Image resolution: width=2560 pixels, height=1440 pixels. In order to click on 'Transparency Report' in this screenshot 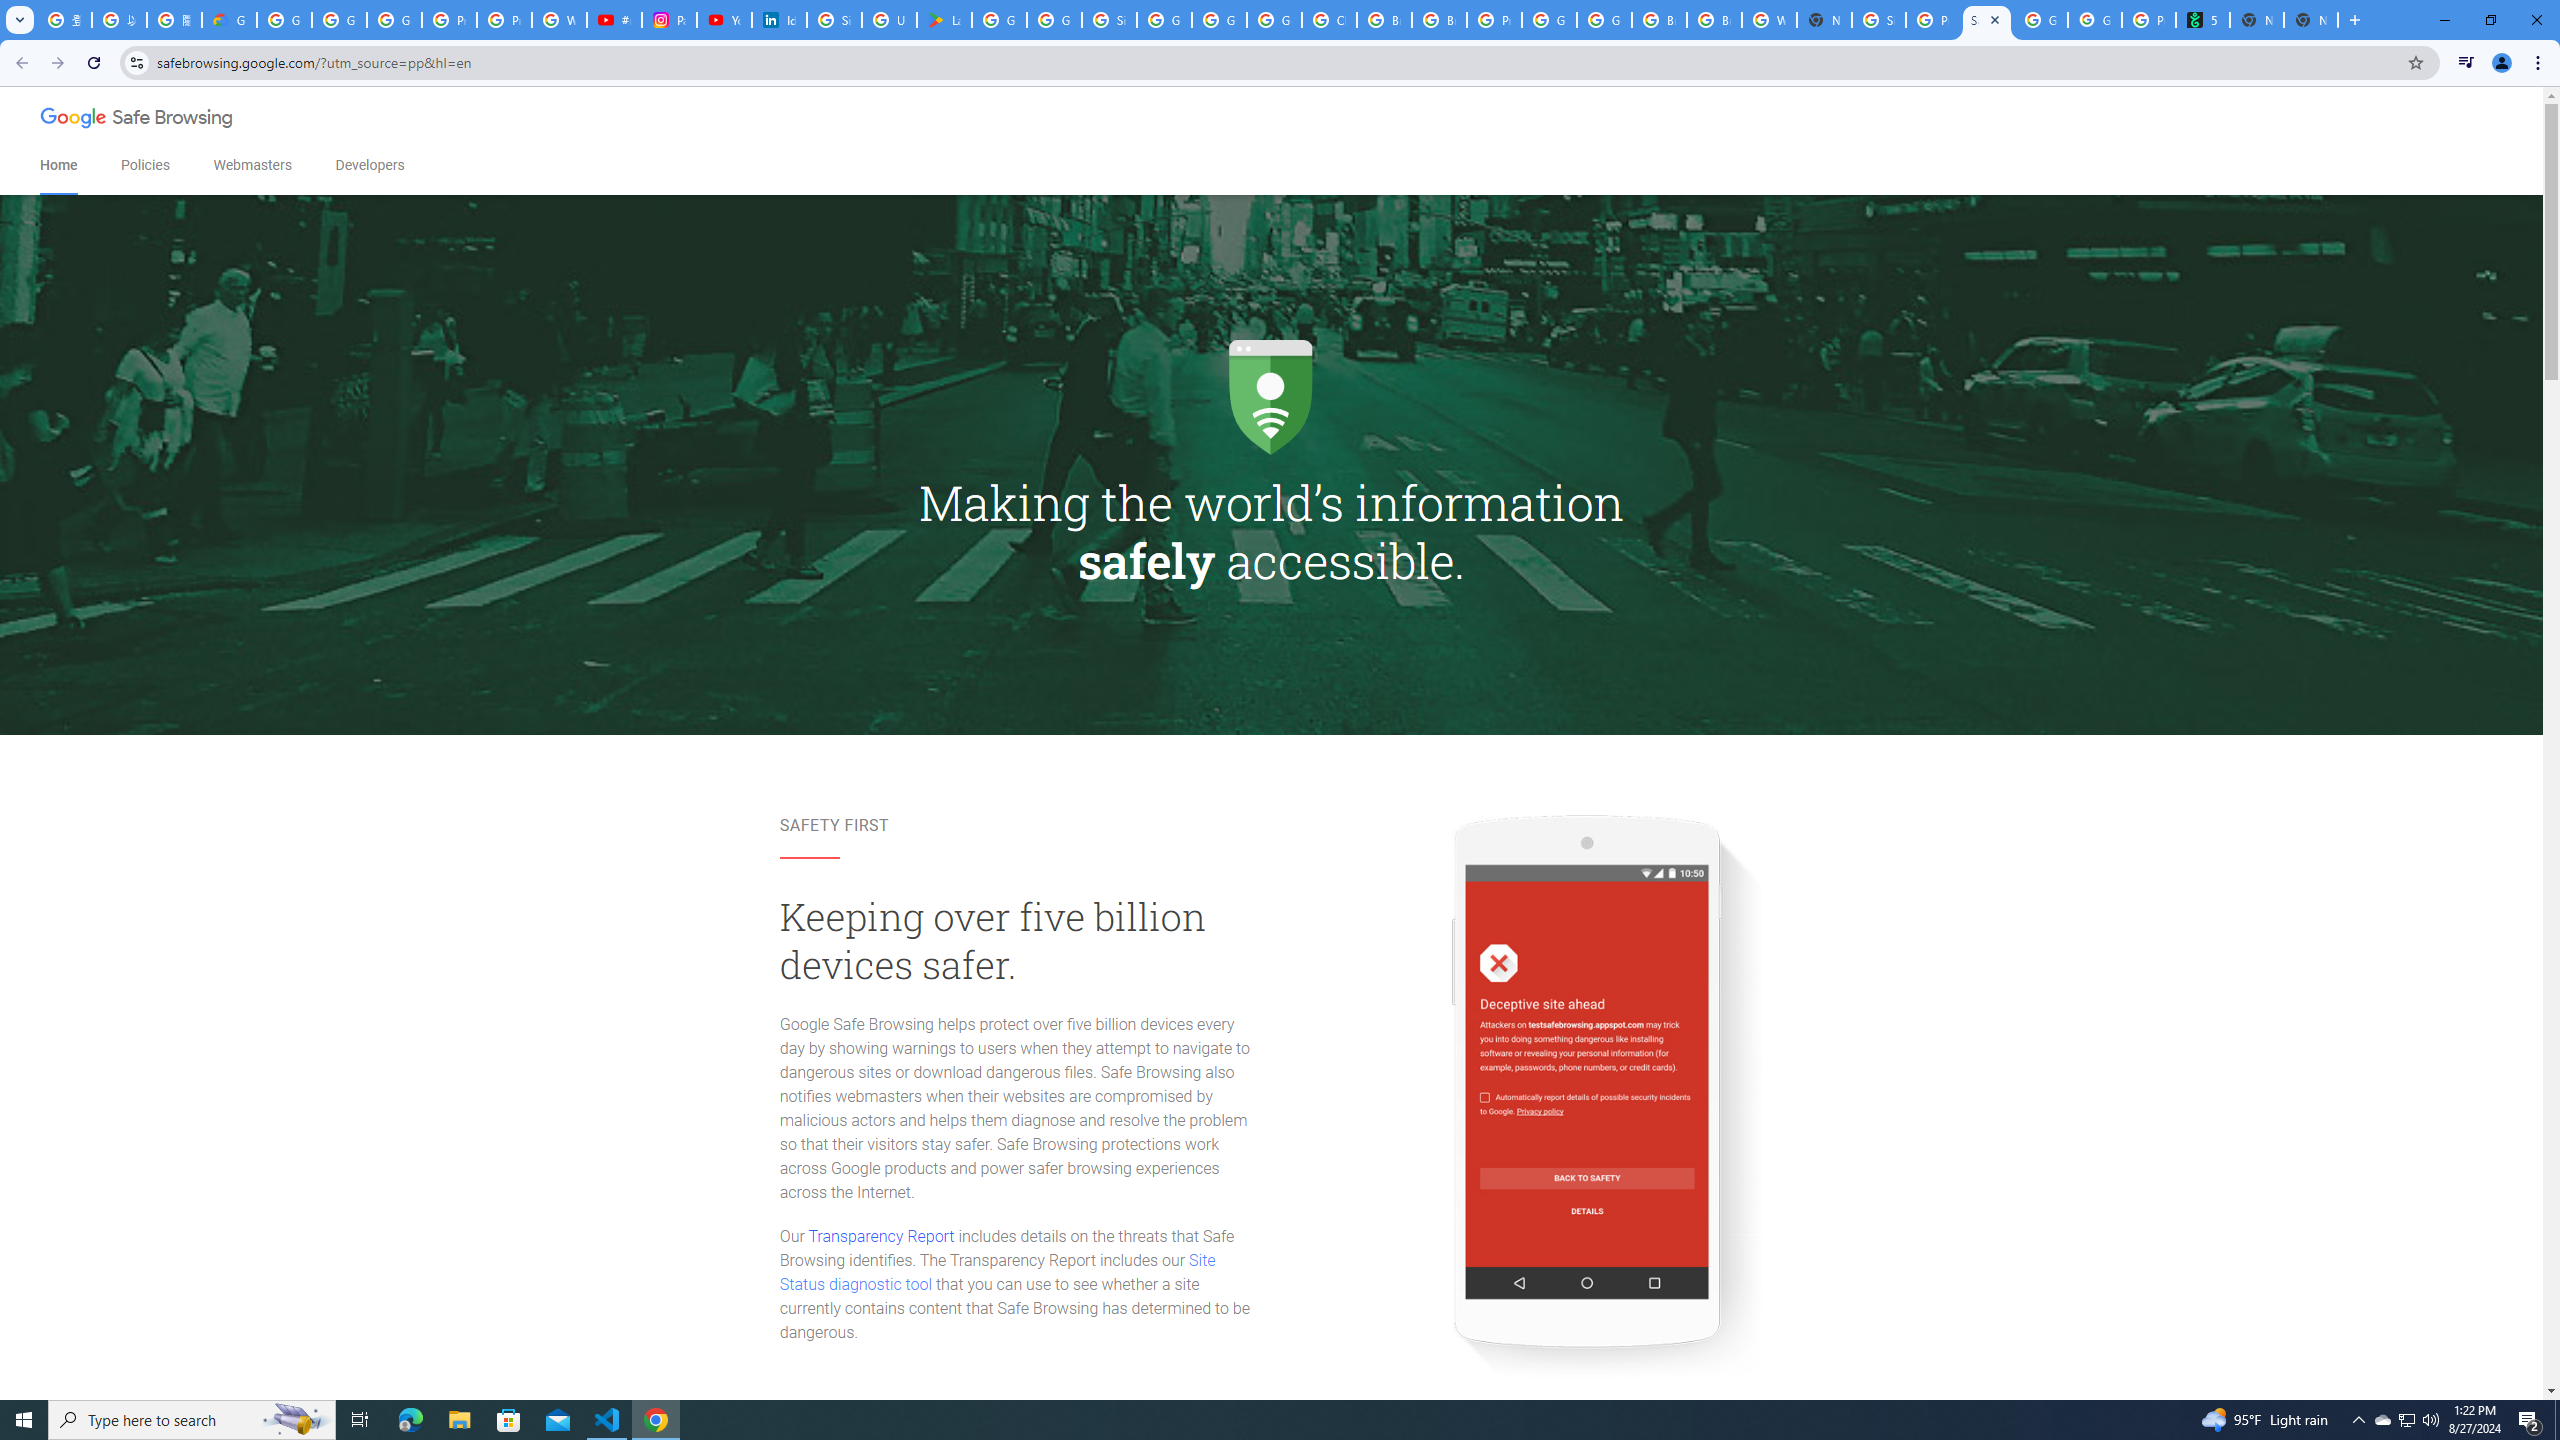, I will do `click(880, 1236)`.